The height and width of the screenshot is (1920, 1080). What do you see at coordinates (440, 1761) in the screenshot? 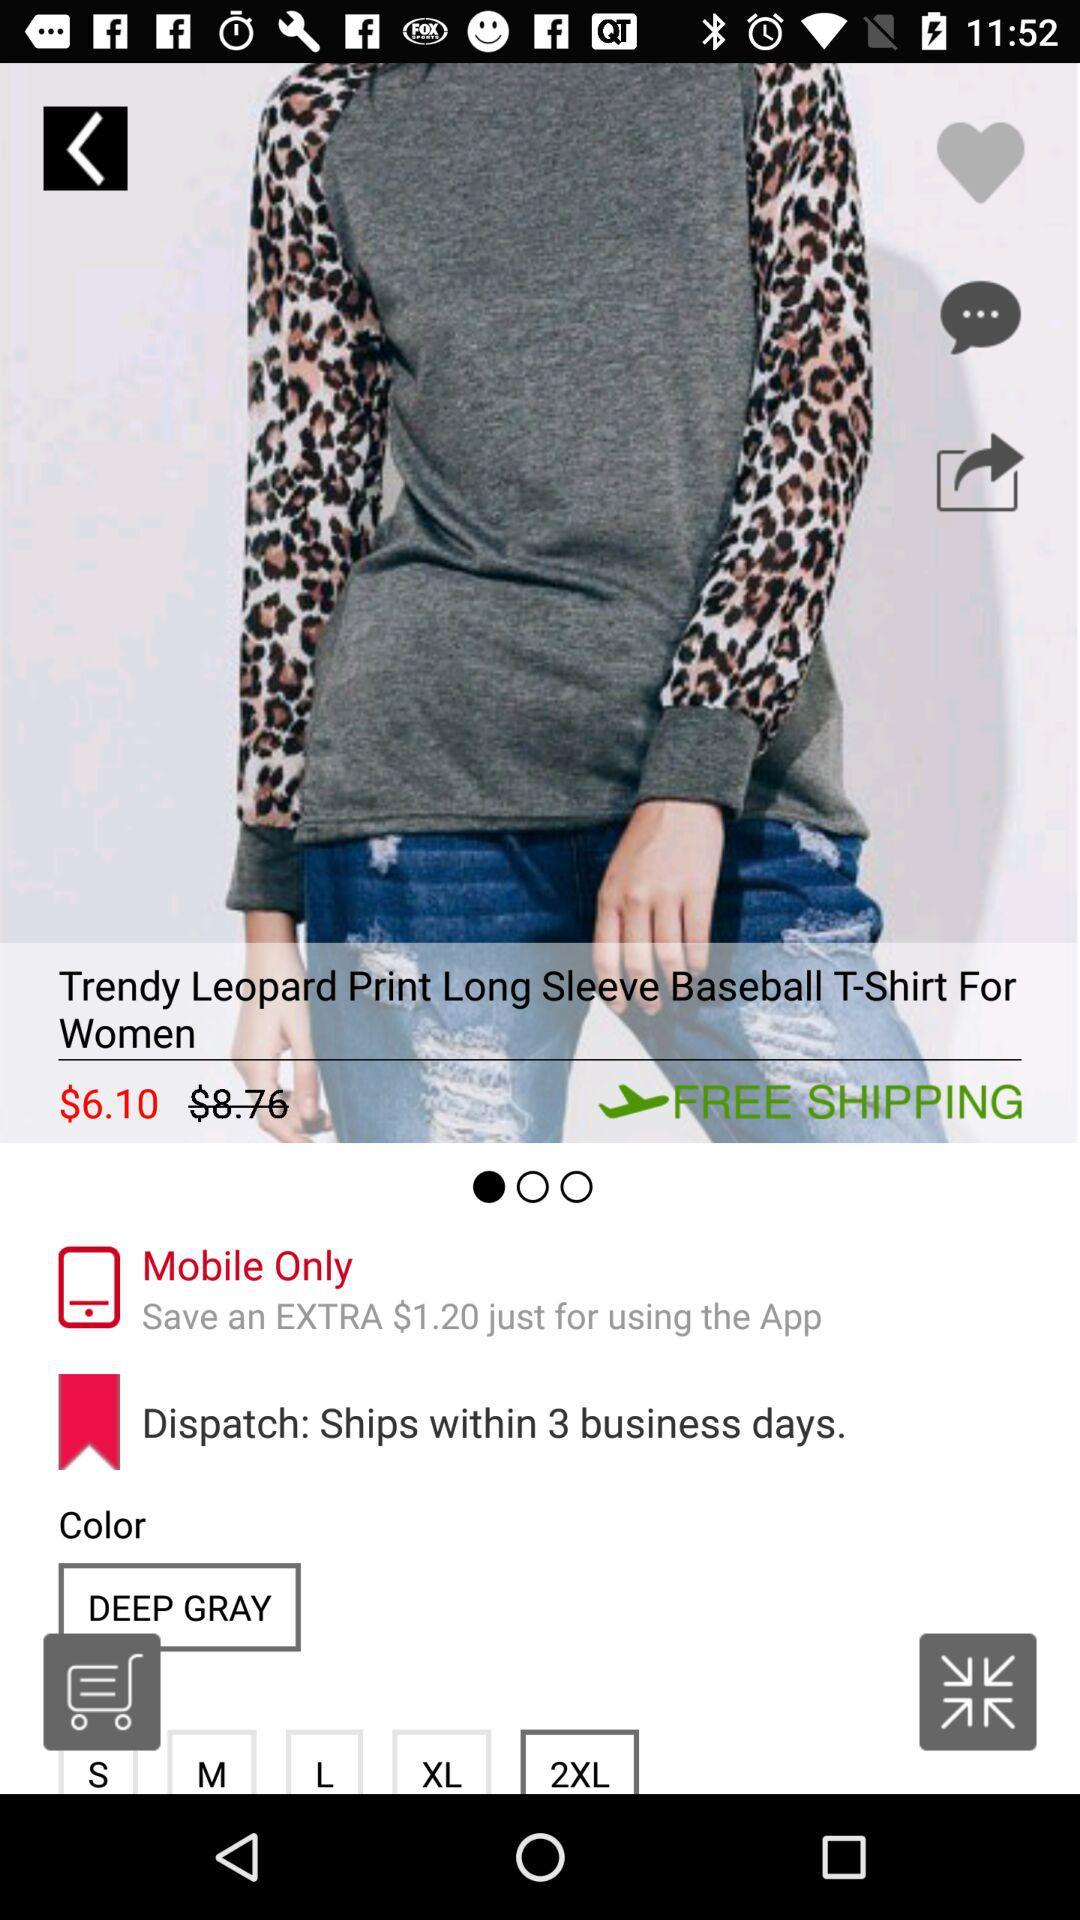
I see `item to the right of the l` at bounding box center [440, 1761].